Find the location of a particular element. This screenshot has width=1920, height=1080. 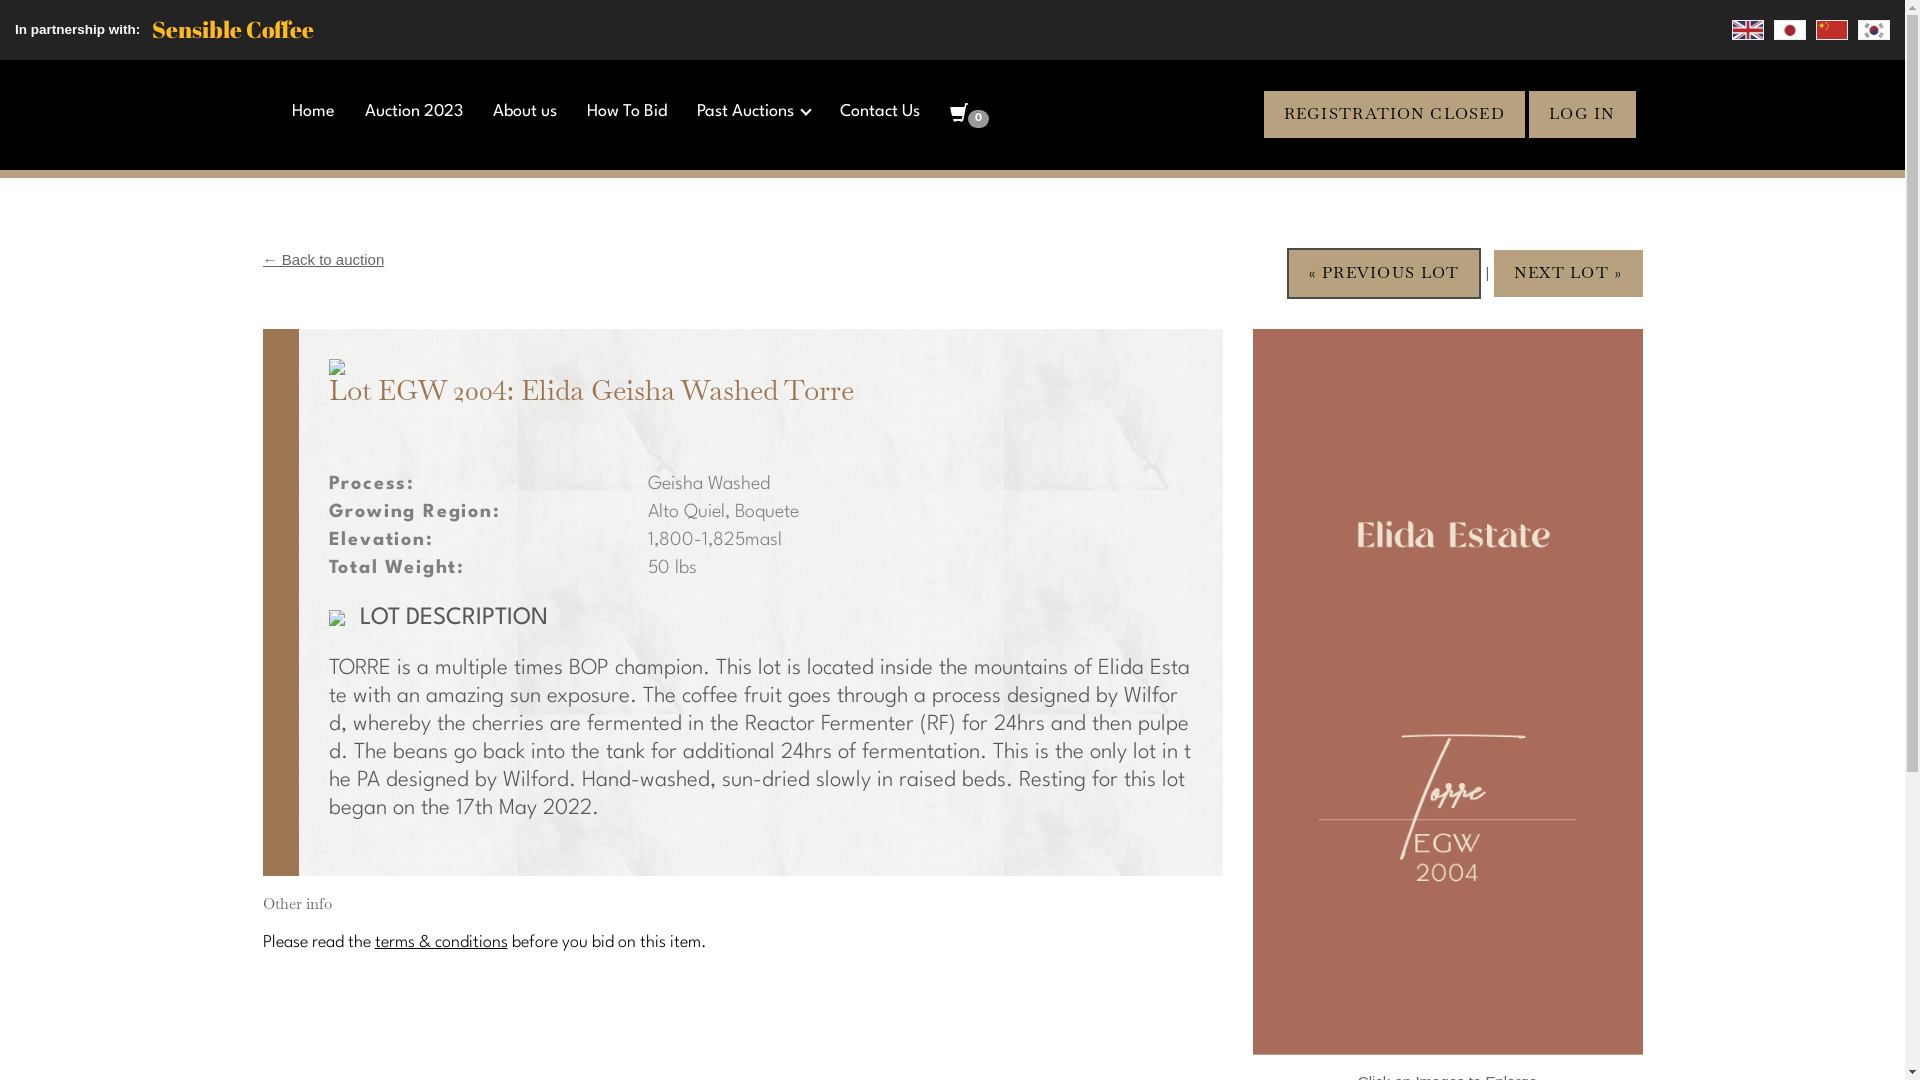

'Sensible Coffee' is located at coordinates (233, 30).